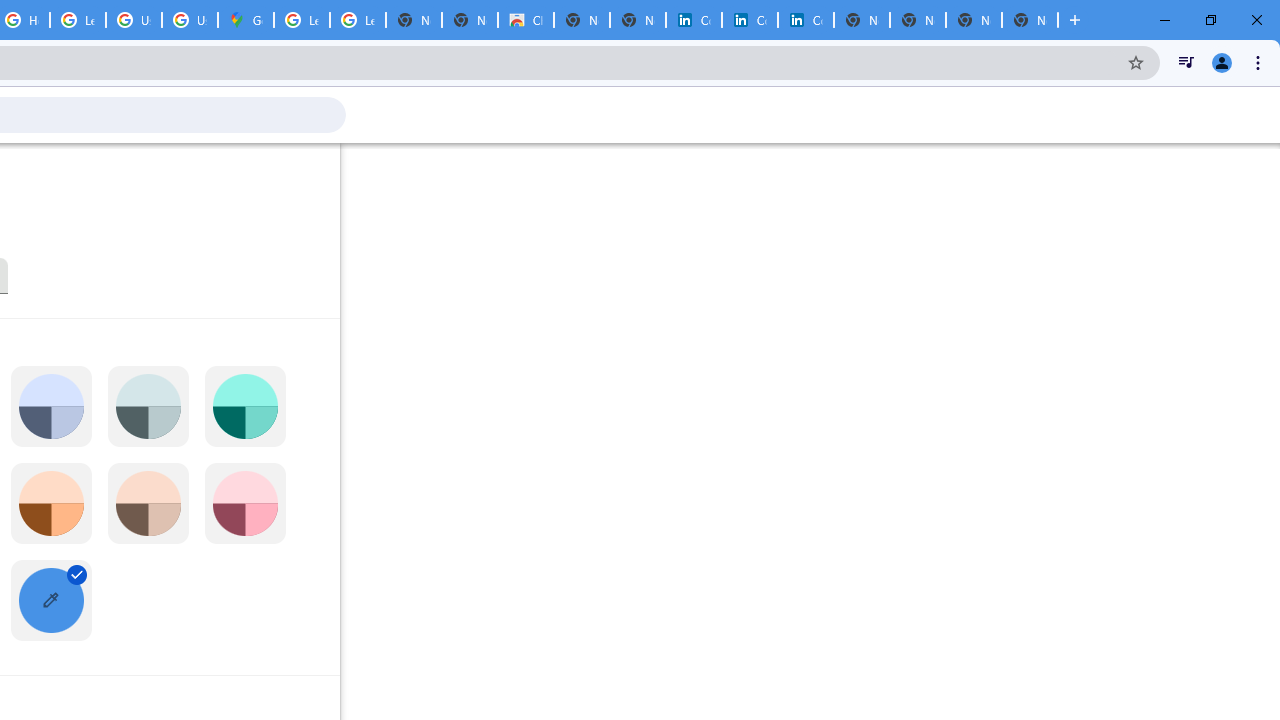 This screenshot has height=720, width=1280. What do you see at coordinates (1030, 20) in the screenshot?
I see `'New Tab'` at bounding box center [1030, 20].